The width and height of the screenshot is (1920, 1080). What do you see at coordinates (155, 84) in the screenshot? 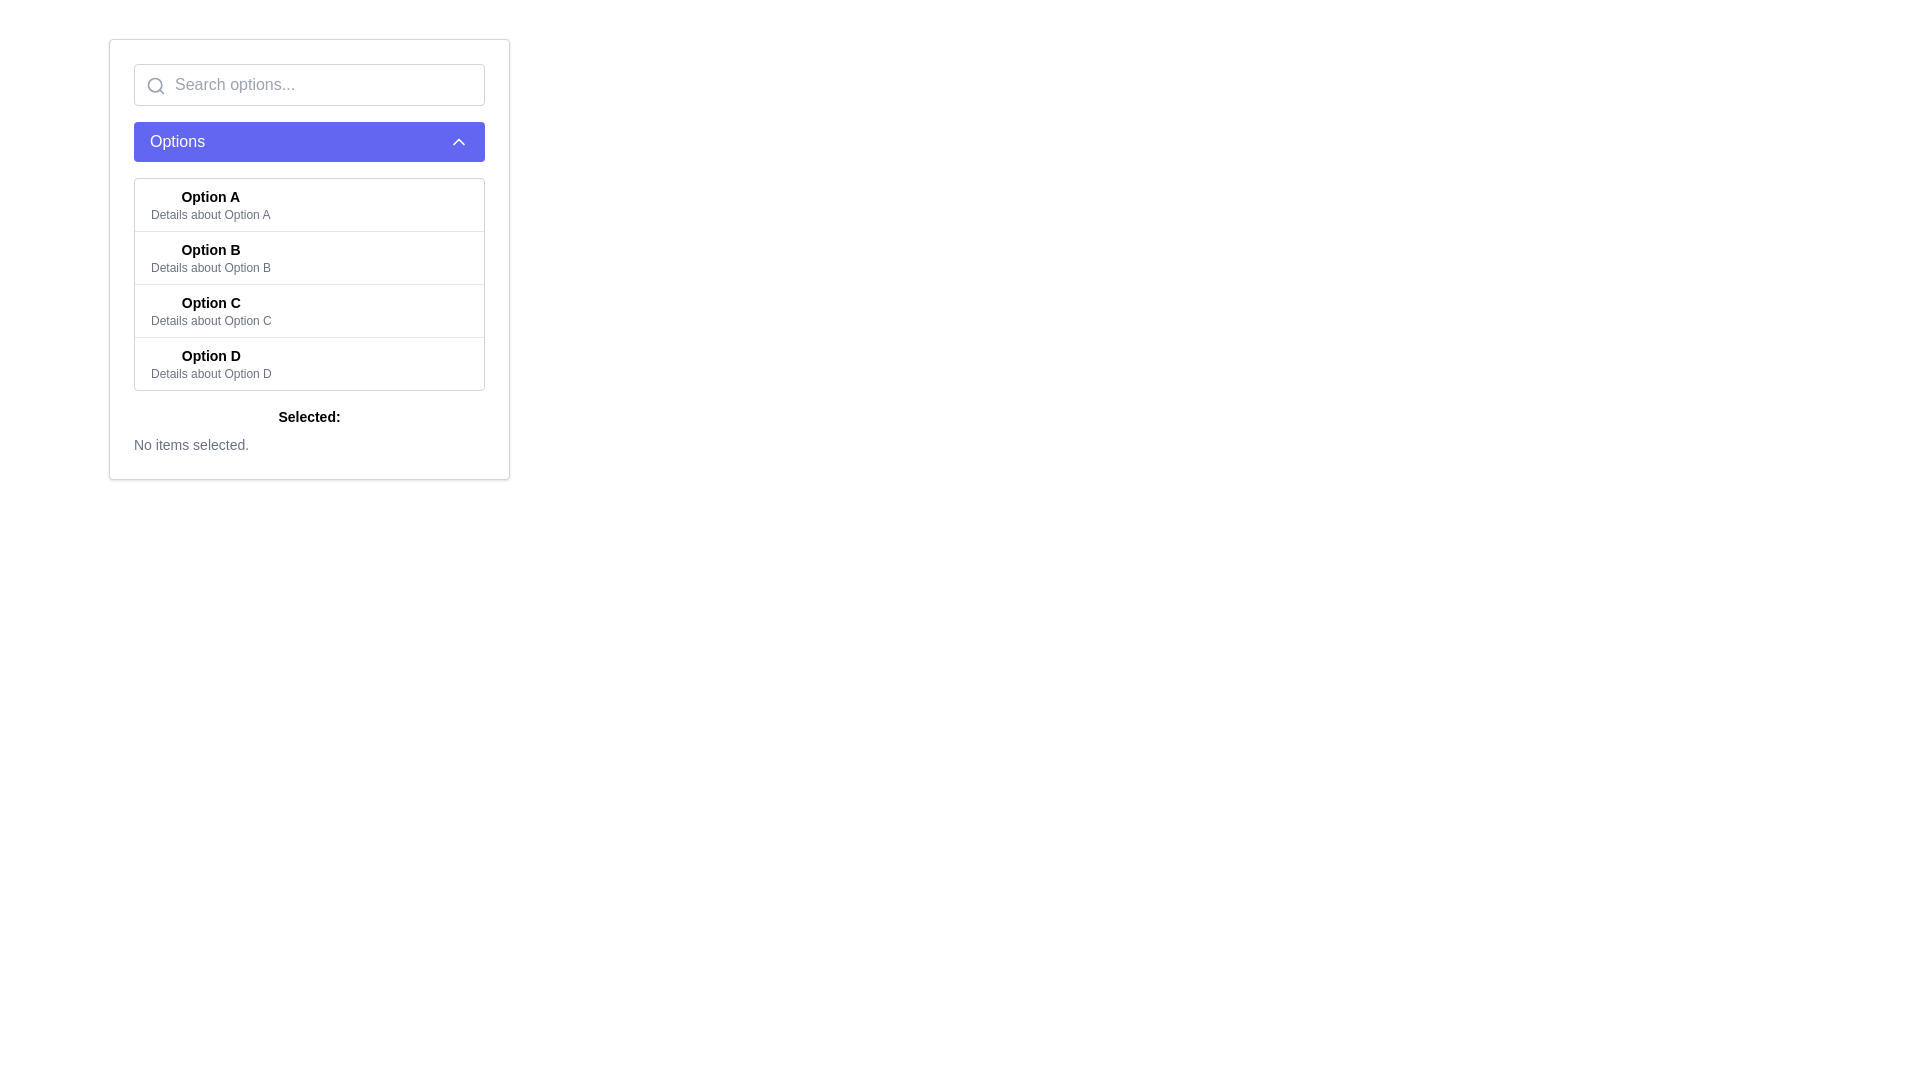
I see `the search icon located in the top-left corner of the 'Search options...' input field to indicate the ability to perform a search action` at bounding box center [155, 84].